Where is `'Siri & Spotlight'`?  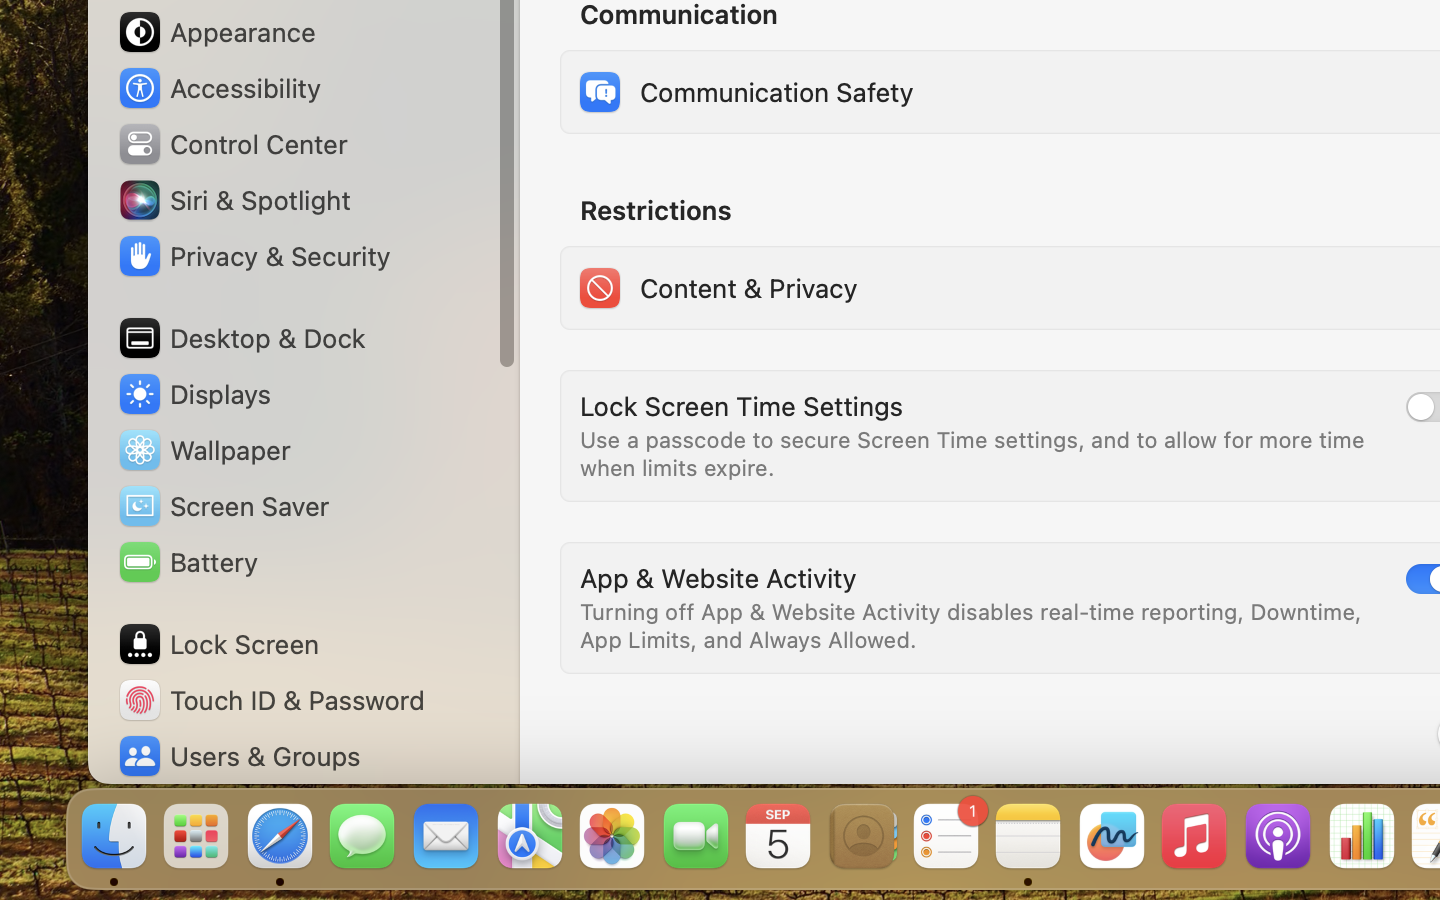 'Siri & Spotlight' is located at coordinates (232, 199).